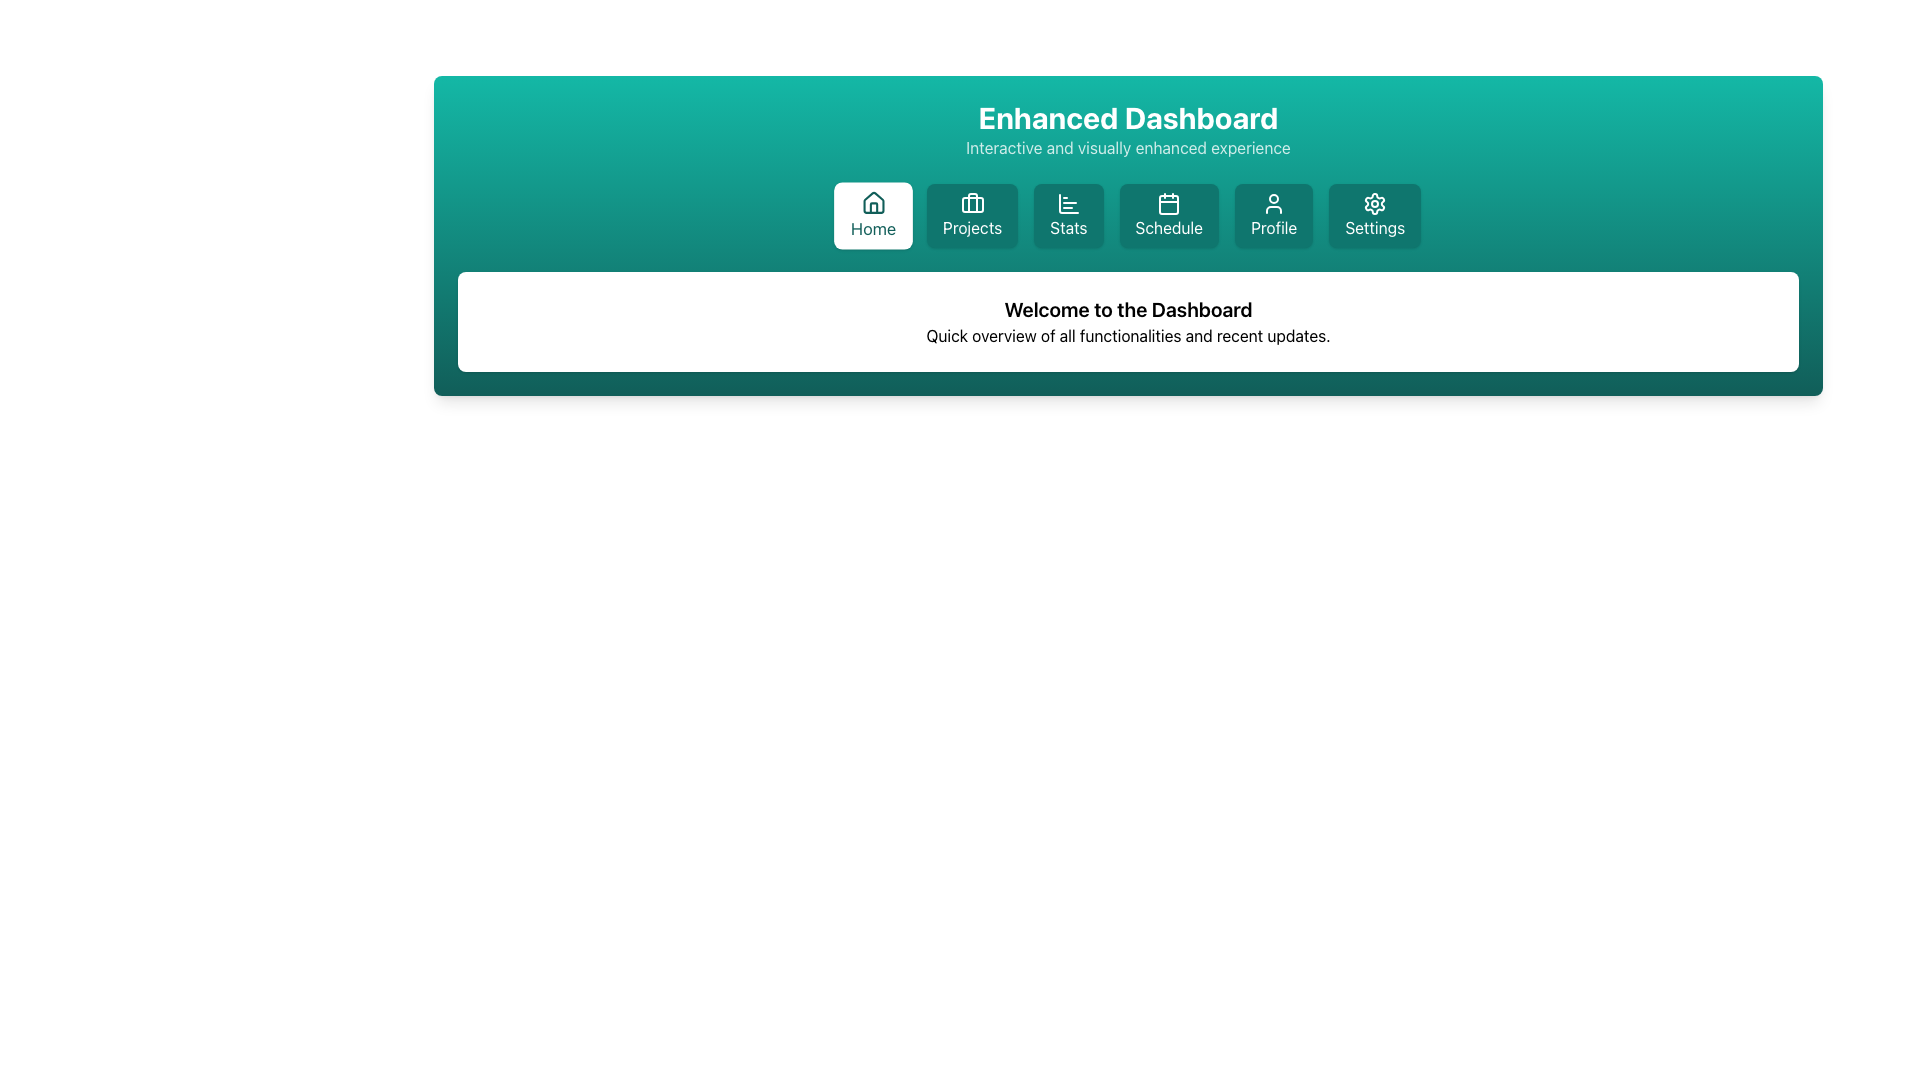 The image size is (1920, 1080). Describe the element at coordinates (972, 204) in the screenshot. I see `the 'Projects' icon located in the second button of the top bar of the application` at that location.